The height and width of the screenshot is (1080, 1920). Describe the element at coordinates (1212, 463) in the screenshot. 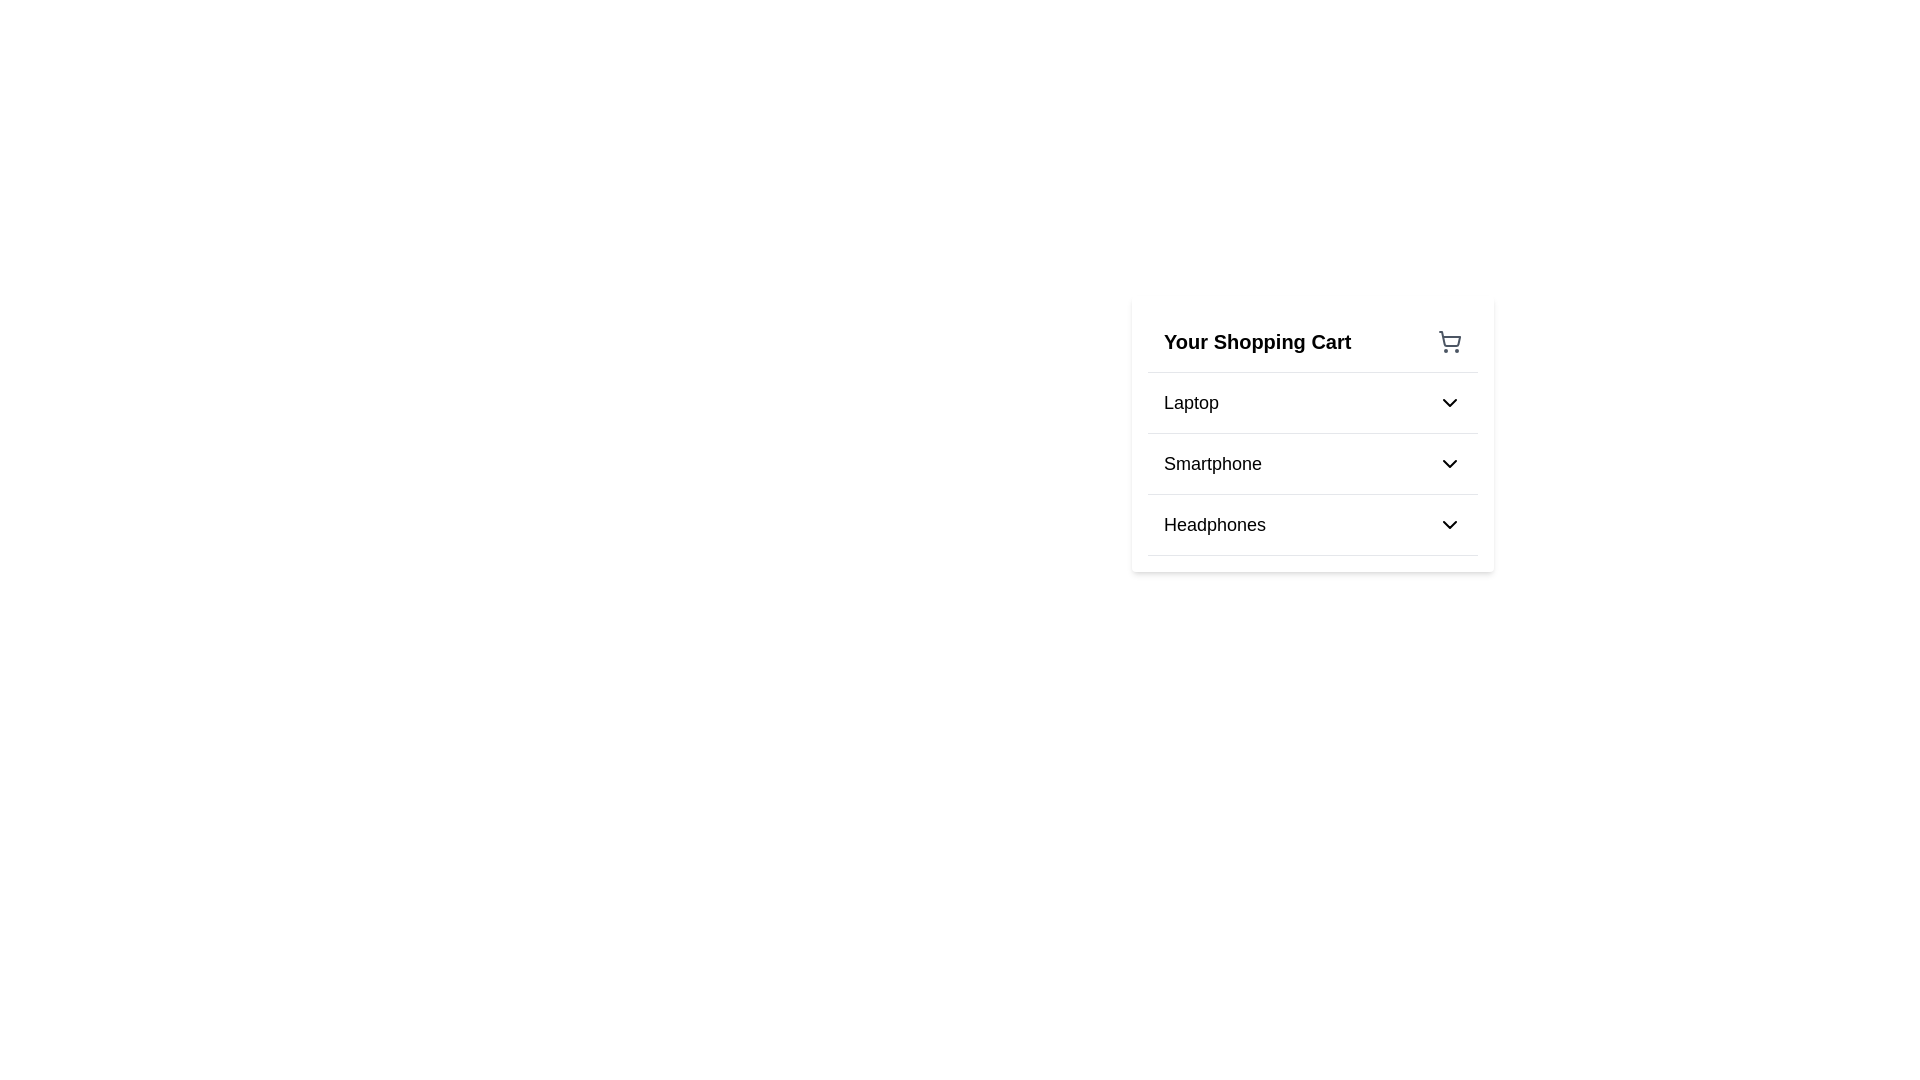

I see `text of the 'Smartphone' category label, which is the second item in the vertically stacked list of product categories` at that location.